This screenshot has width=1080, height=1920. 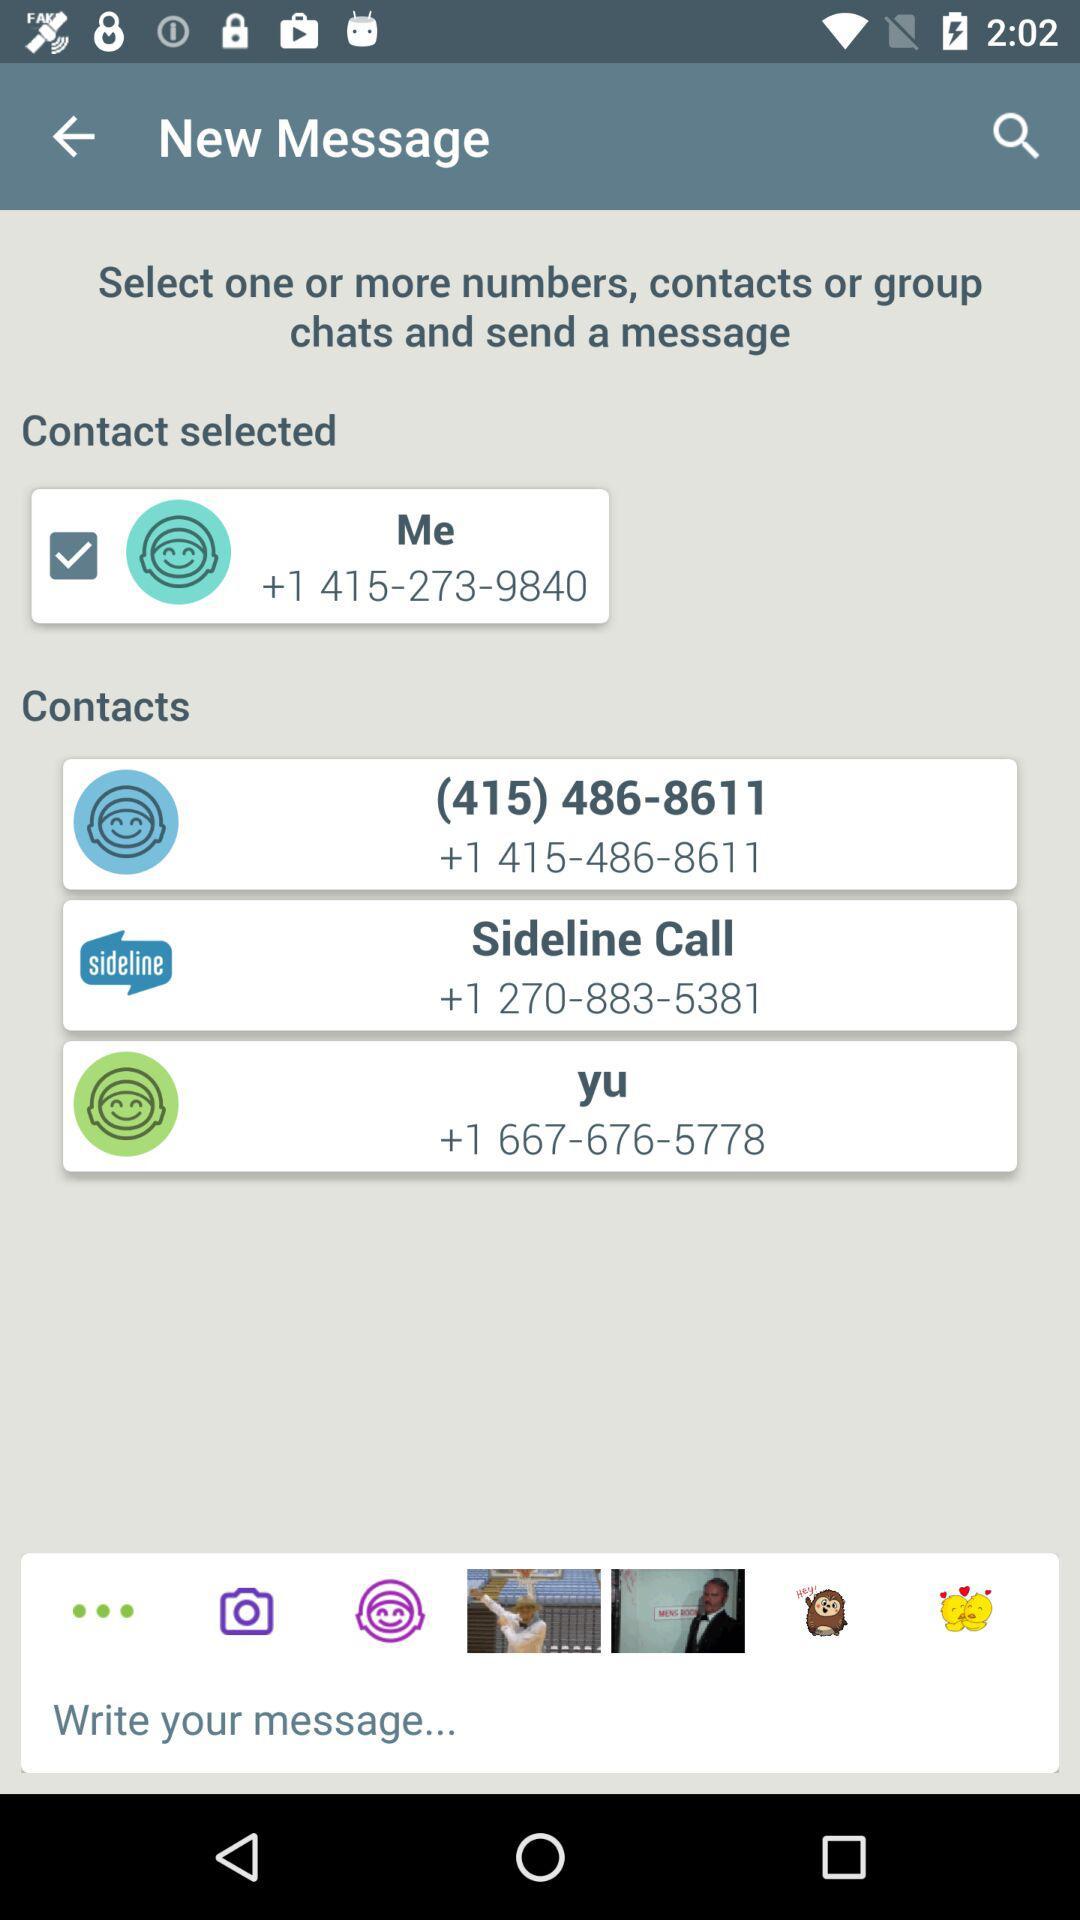 What do you see at coordinates (964, 1611) in the screenshot?
I see `emojis` at bounding box center [964, 1611].